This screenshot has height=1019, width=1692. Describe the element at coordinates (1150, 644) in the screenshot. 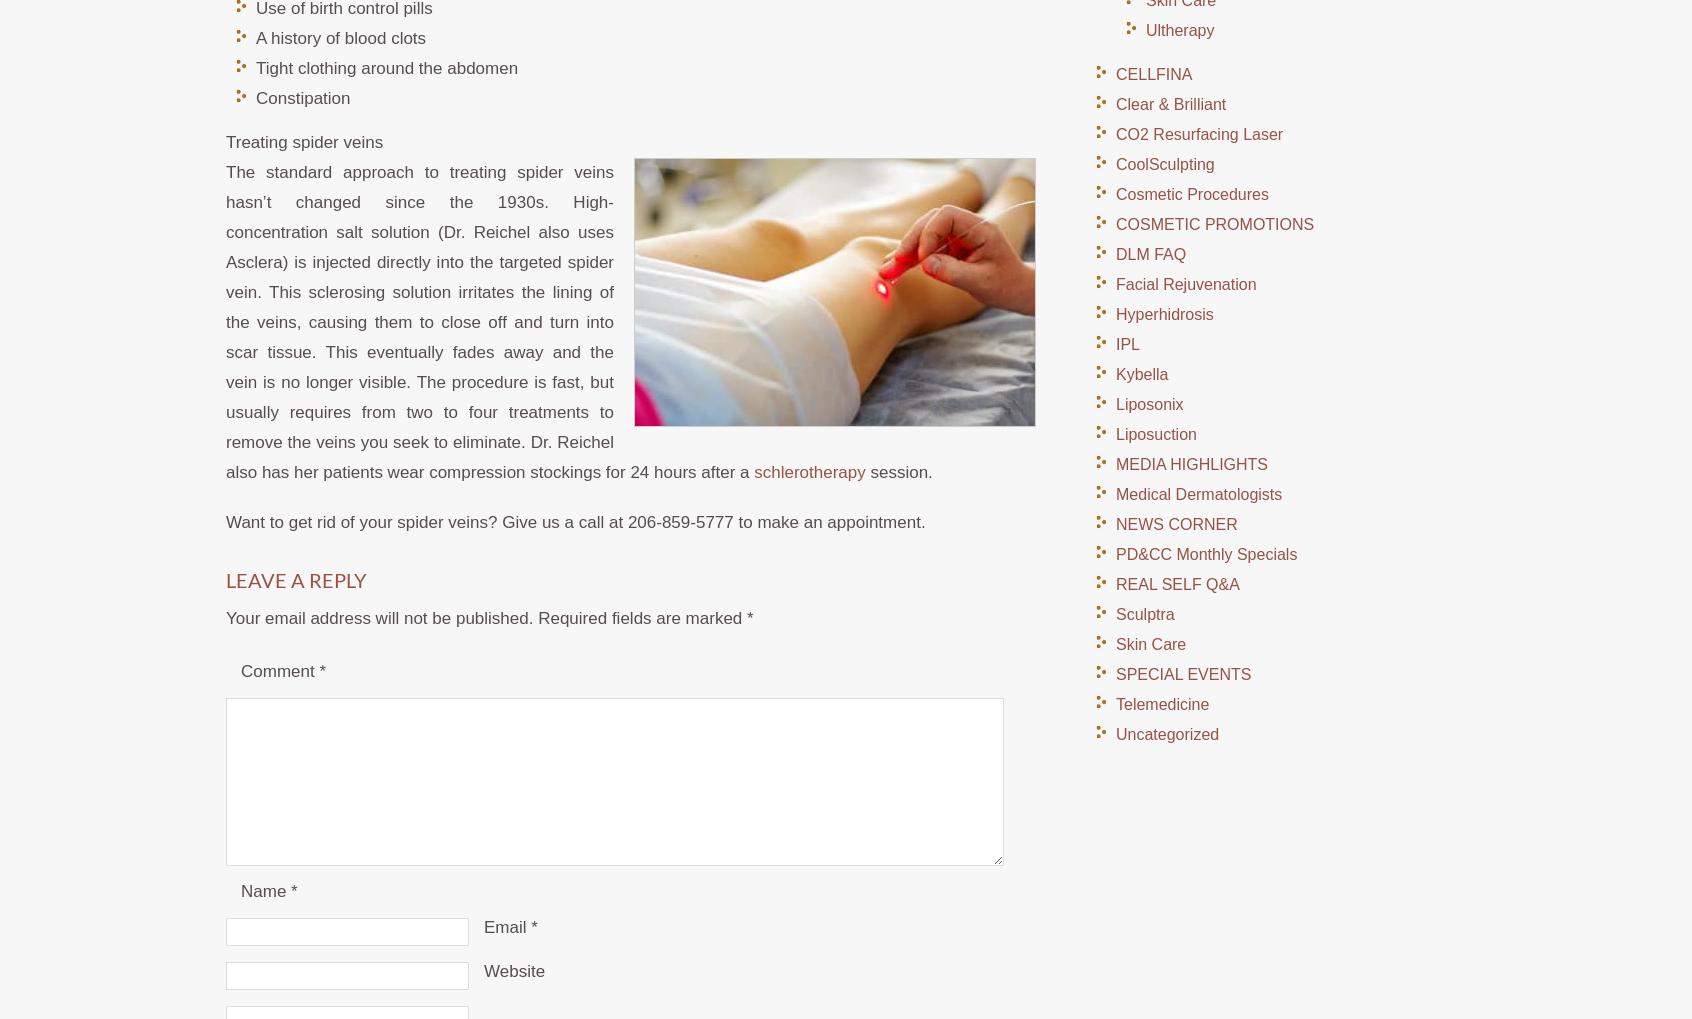

I see `'Skin Care'` at that location.